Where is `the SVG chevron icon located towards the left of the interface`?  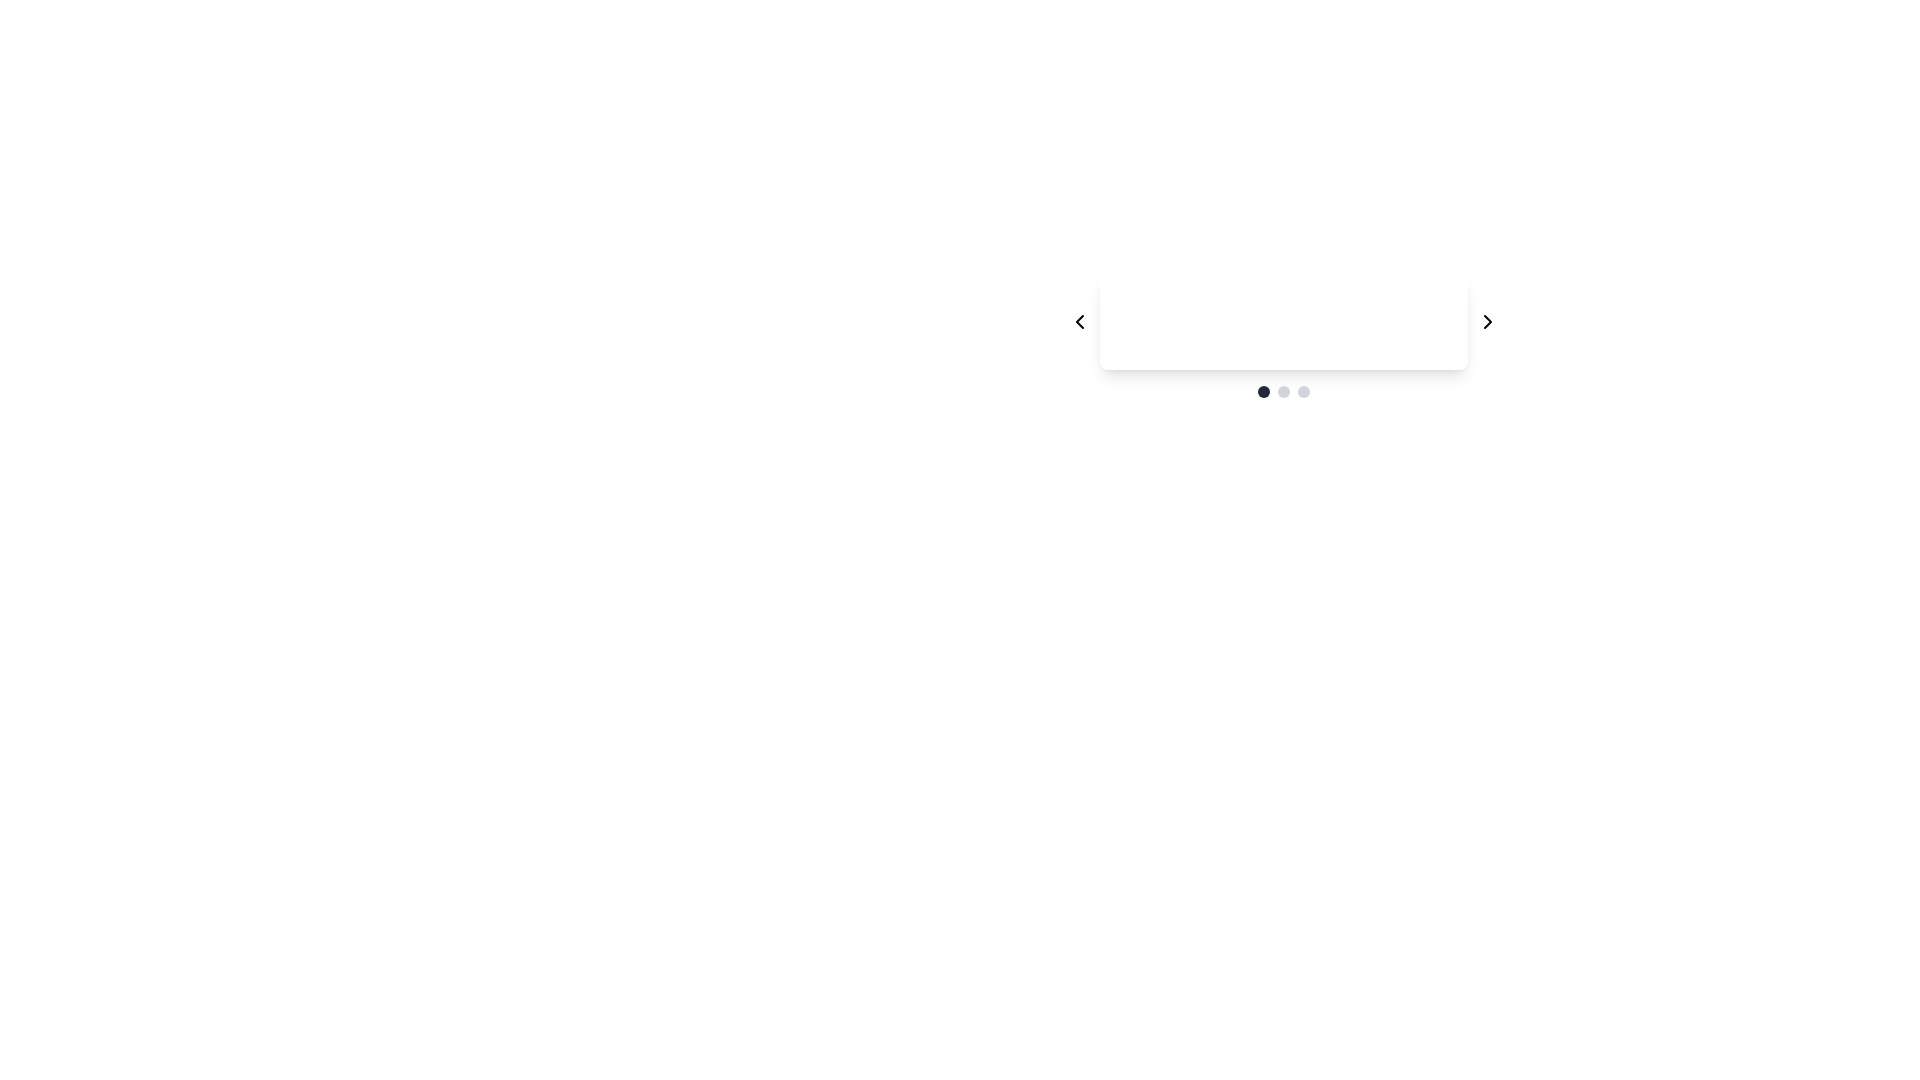 the SVG chevron icon located towards the left of the interface is located at coordinates (1079, 320).